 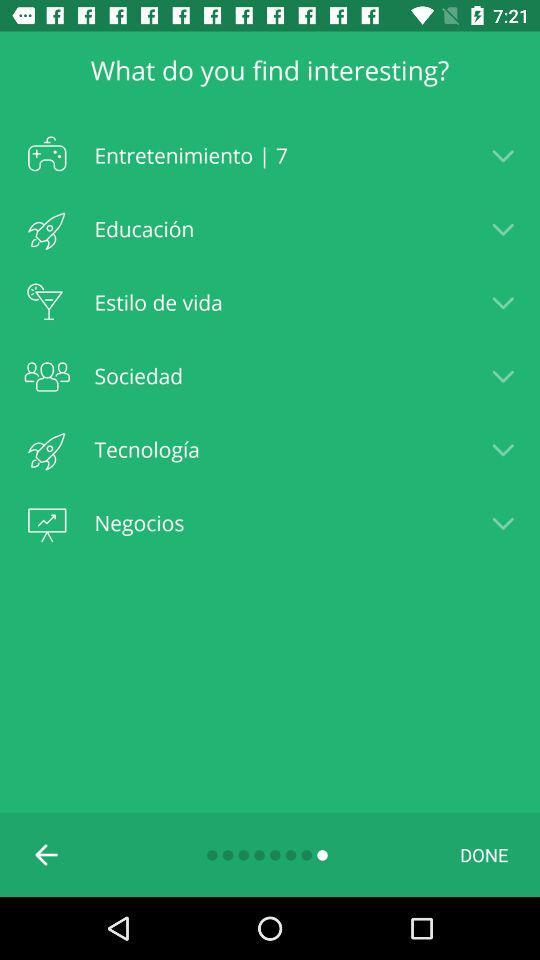 I want to click on item to the left of done icon, so click(x=47, y=853).